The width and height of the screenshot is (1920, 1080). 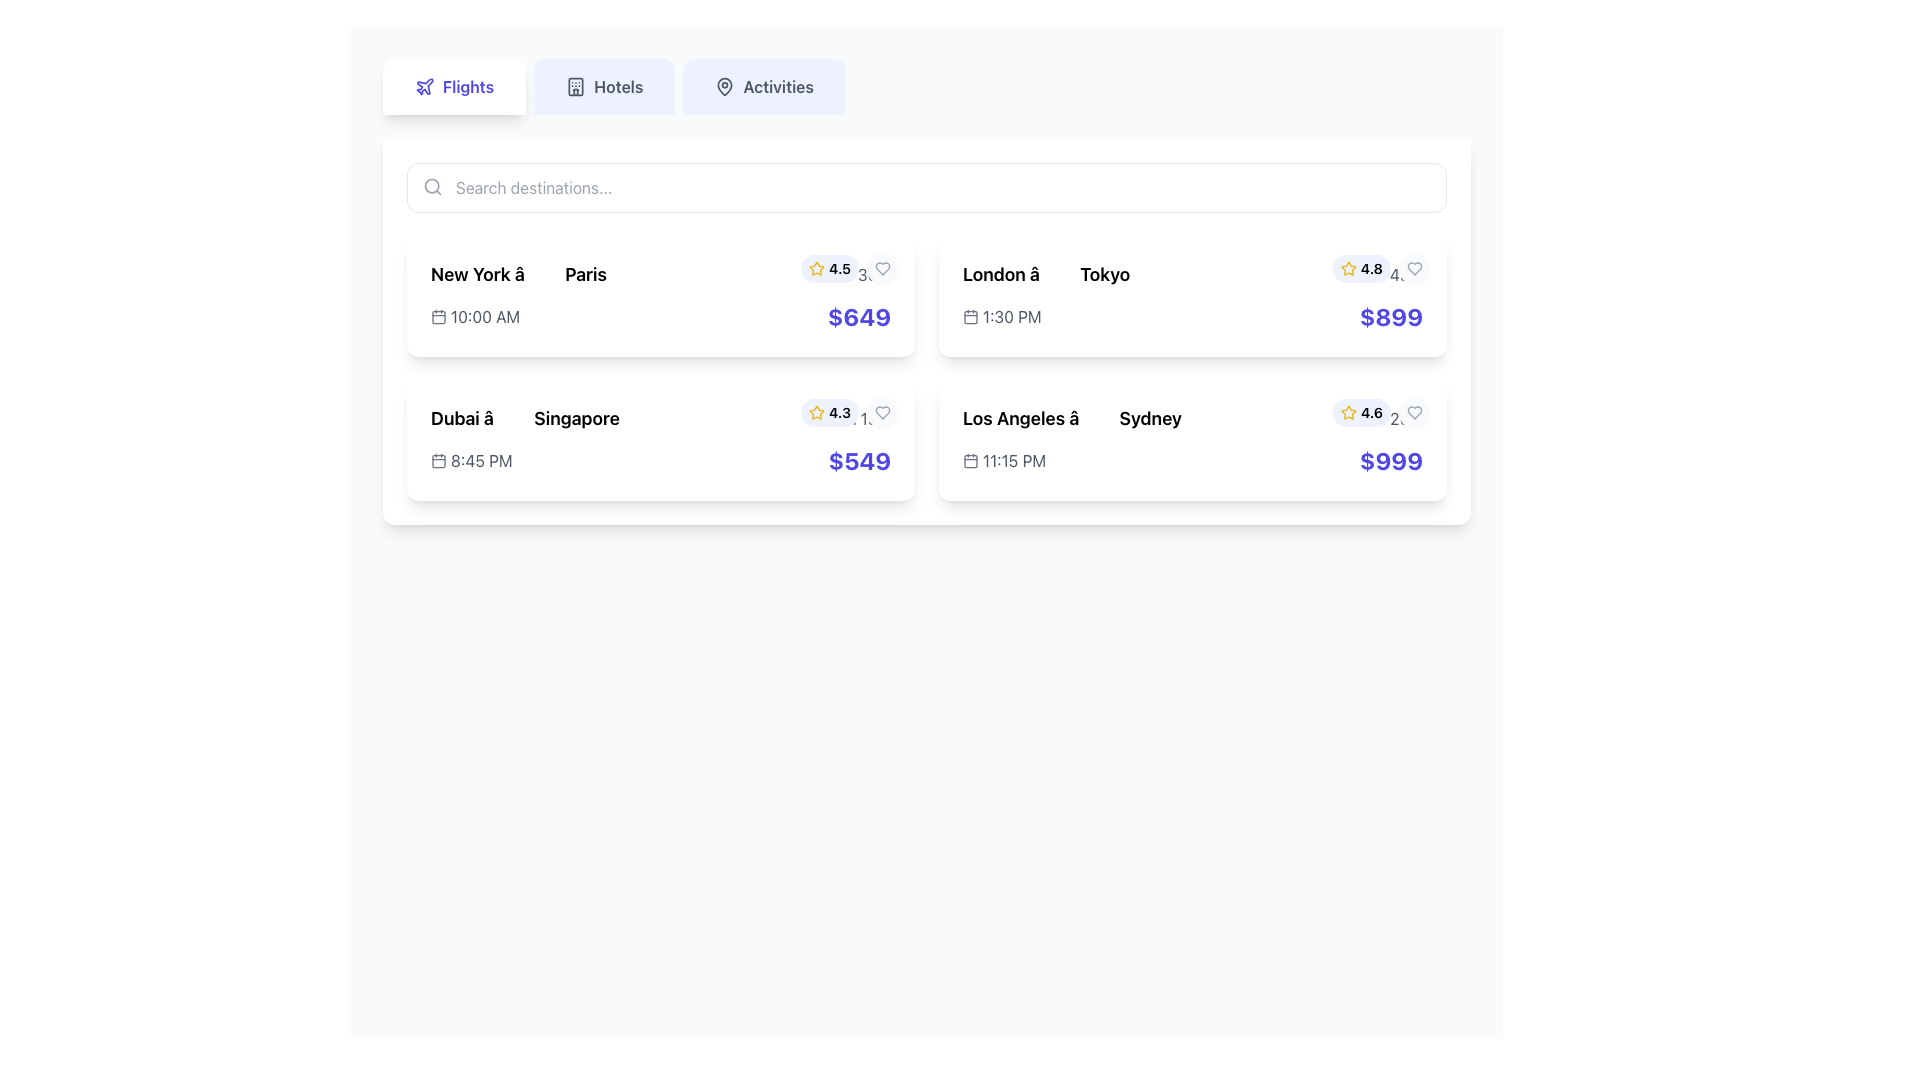 What do you see at coordinates (840, 268) in the screenshot?
I see `the numeric rating label displaying '4.5', which is part of the rating badge next to the yellow star icon` at bounding box center [840, 268].